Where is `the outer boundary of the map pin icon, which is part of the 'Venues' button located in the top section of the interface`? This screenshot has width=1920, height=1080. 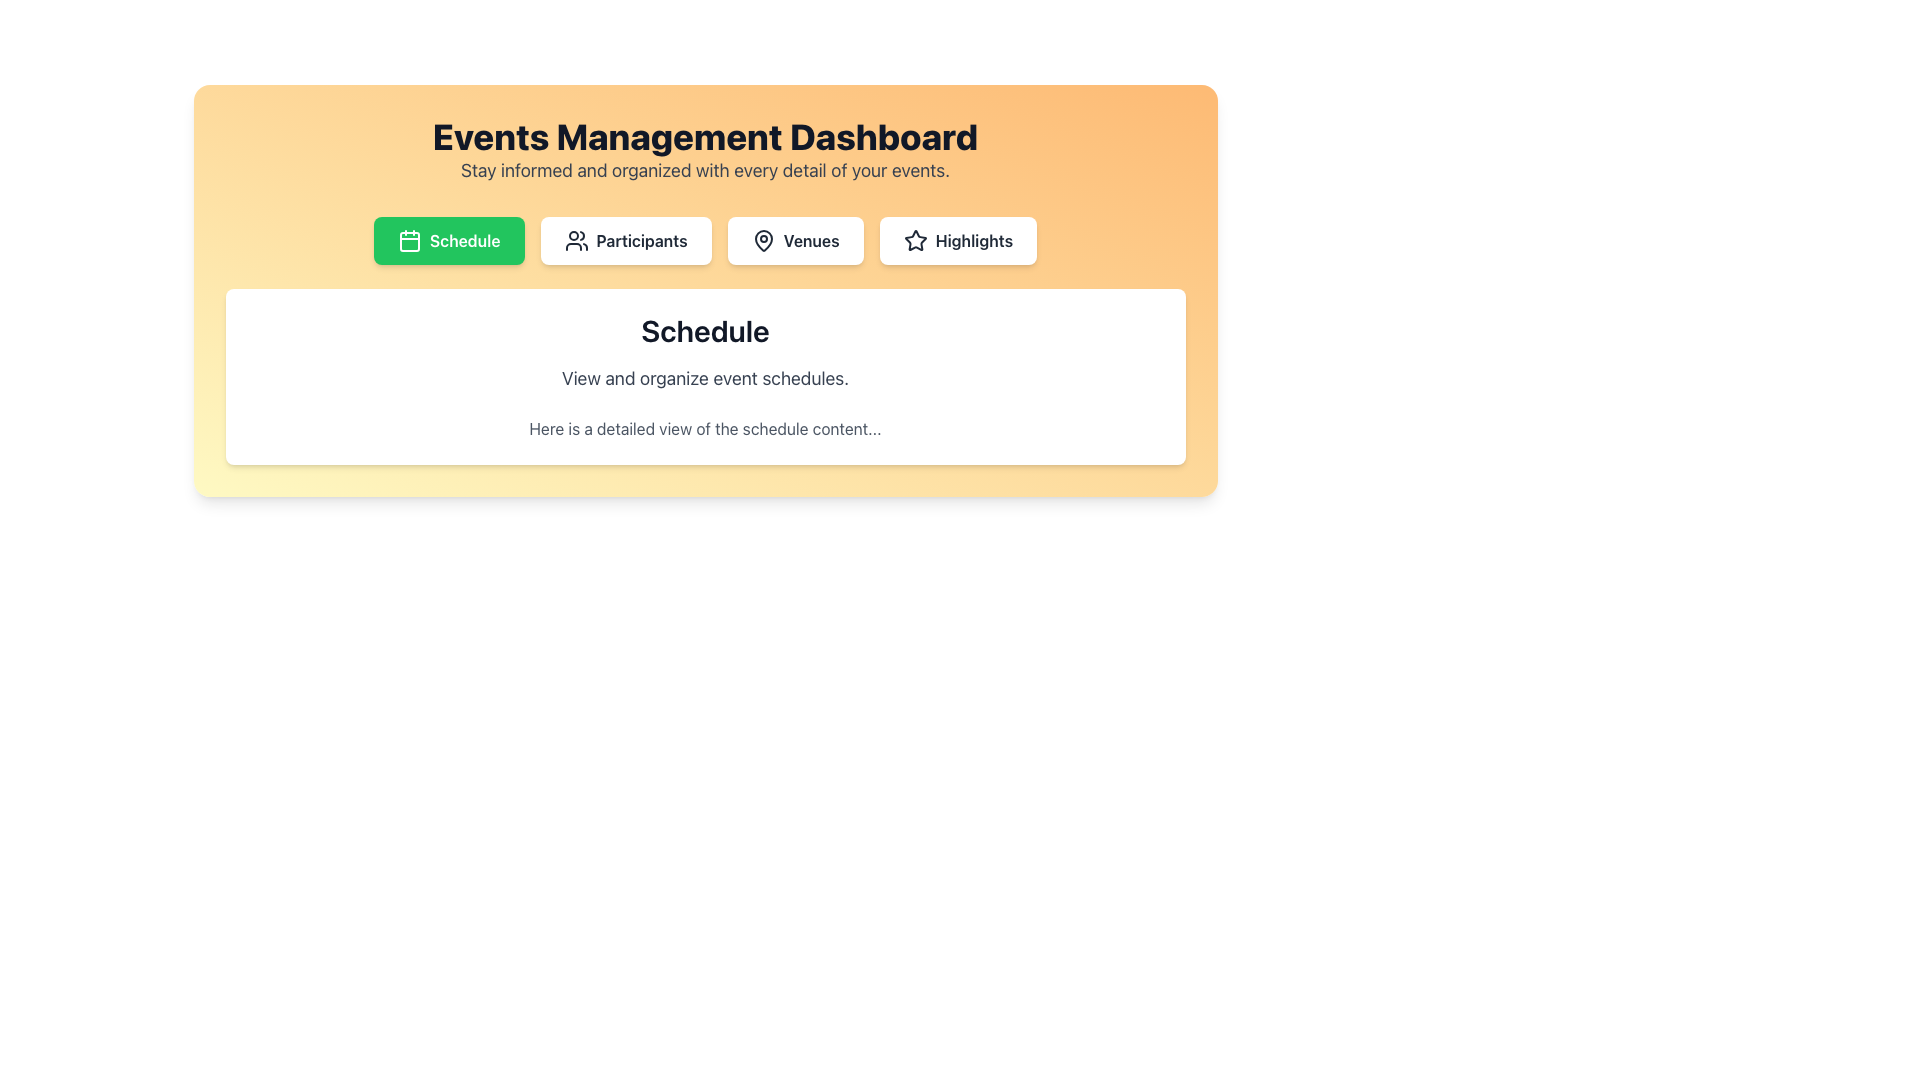 the outer boundary of the map pin icon, which is part of the 'Venues' button located in the top section of the interface is located at coordinates (762, 239).